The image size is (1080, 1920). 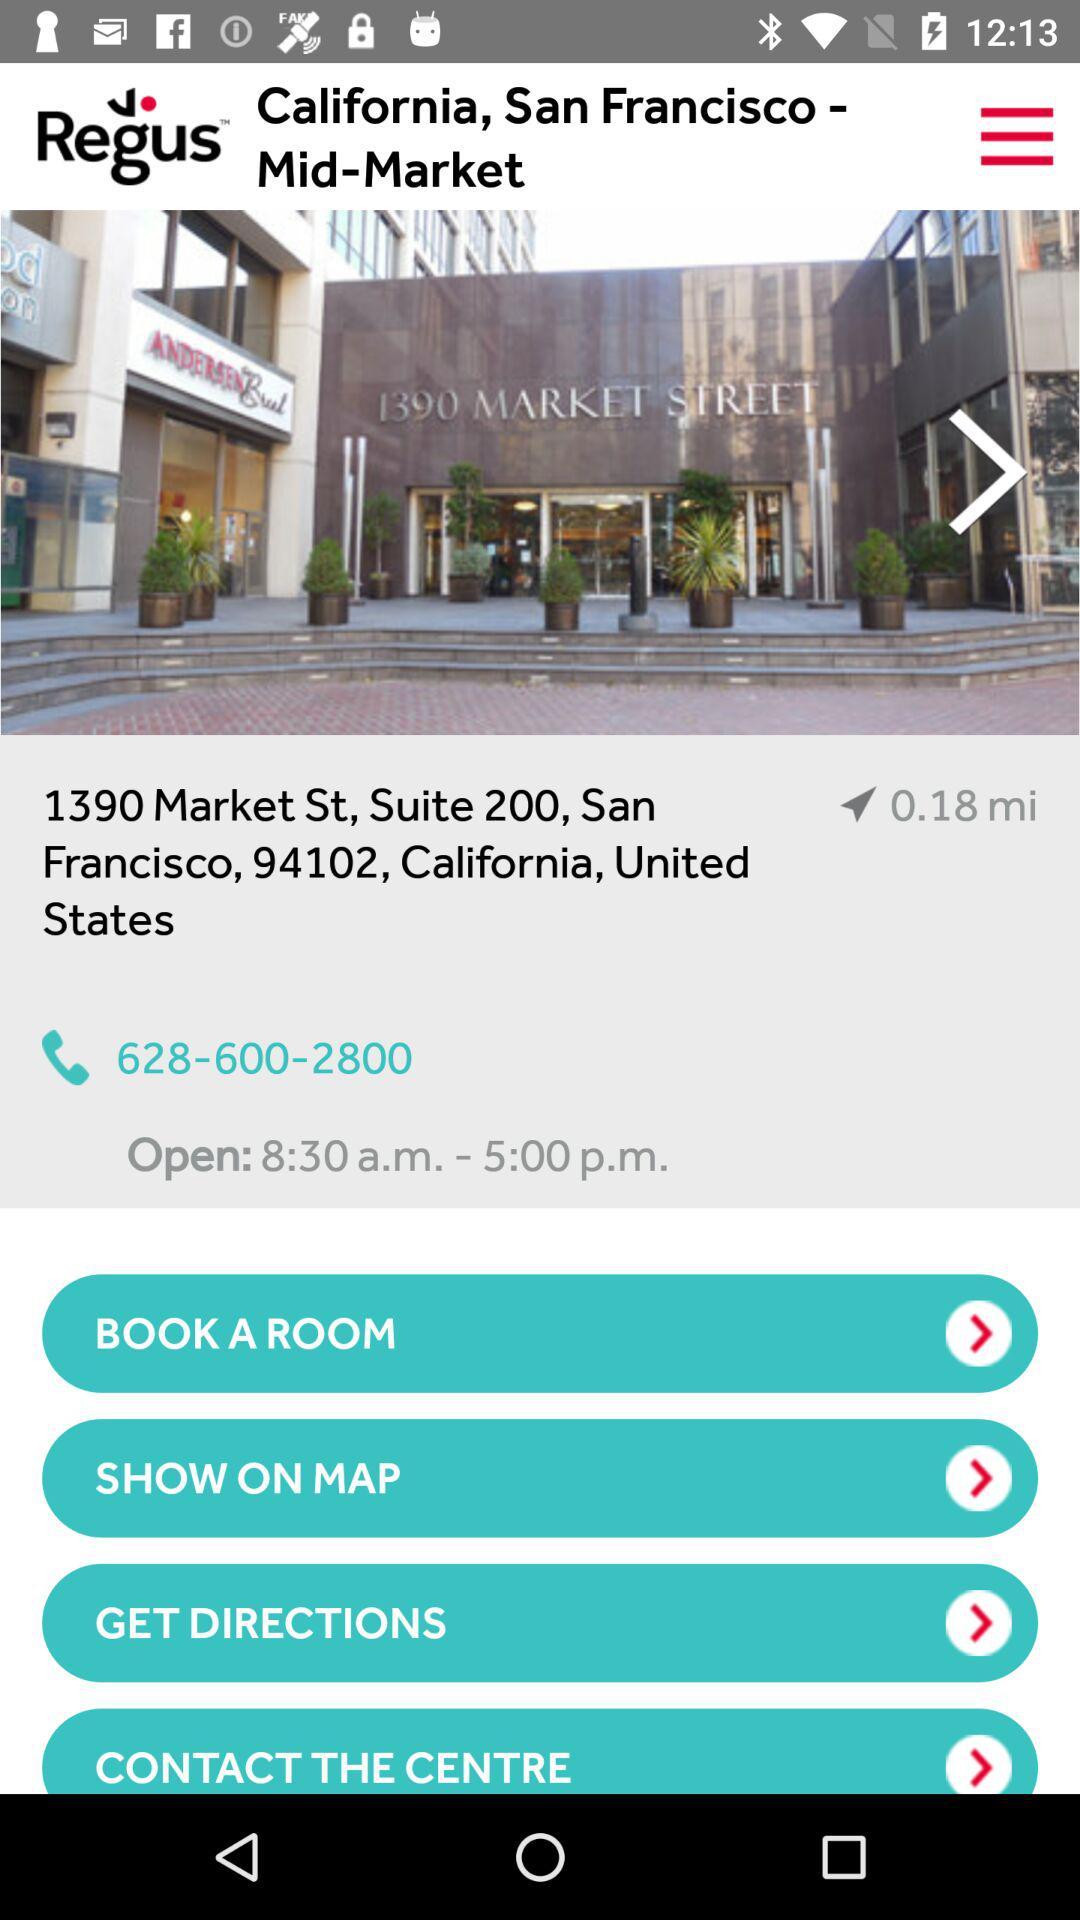 I want to click on the icon below the 1390 market st, so click(x=226, y=1056).